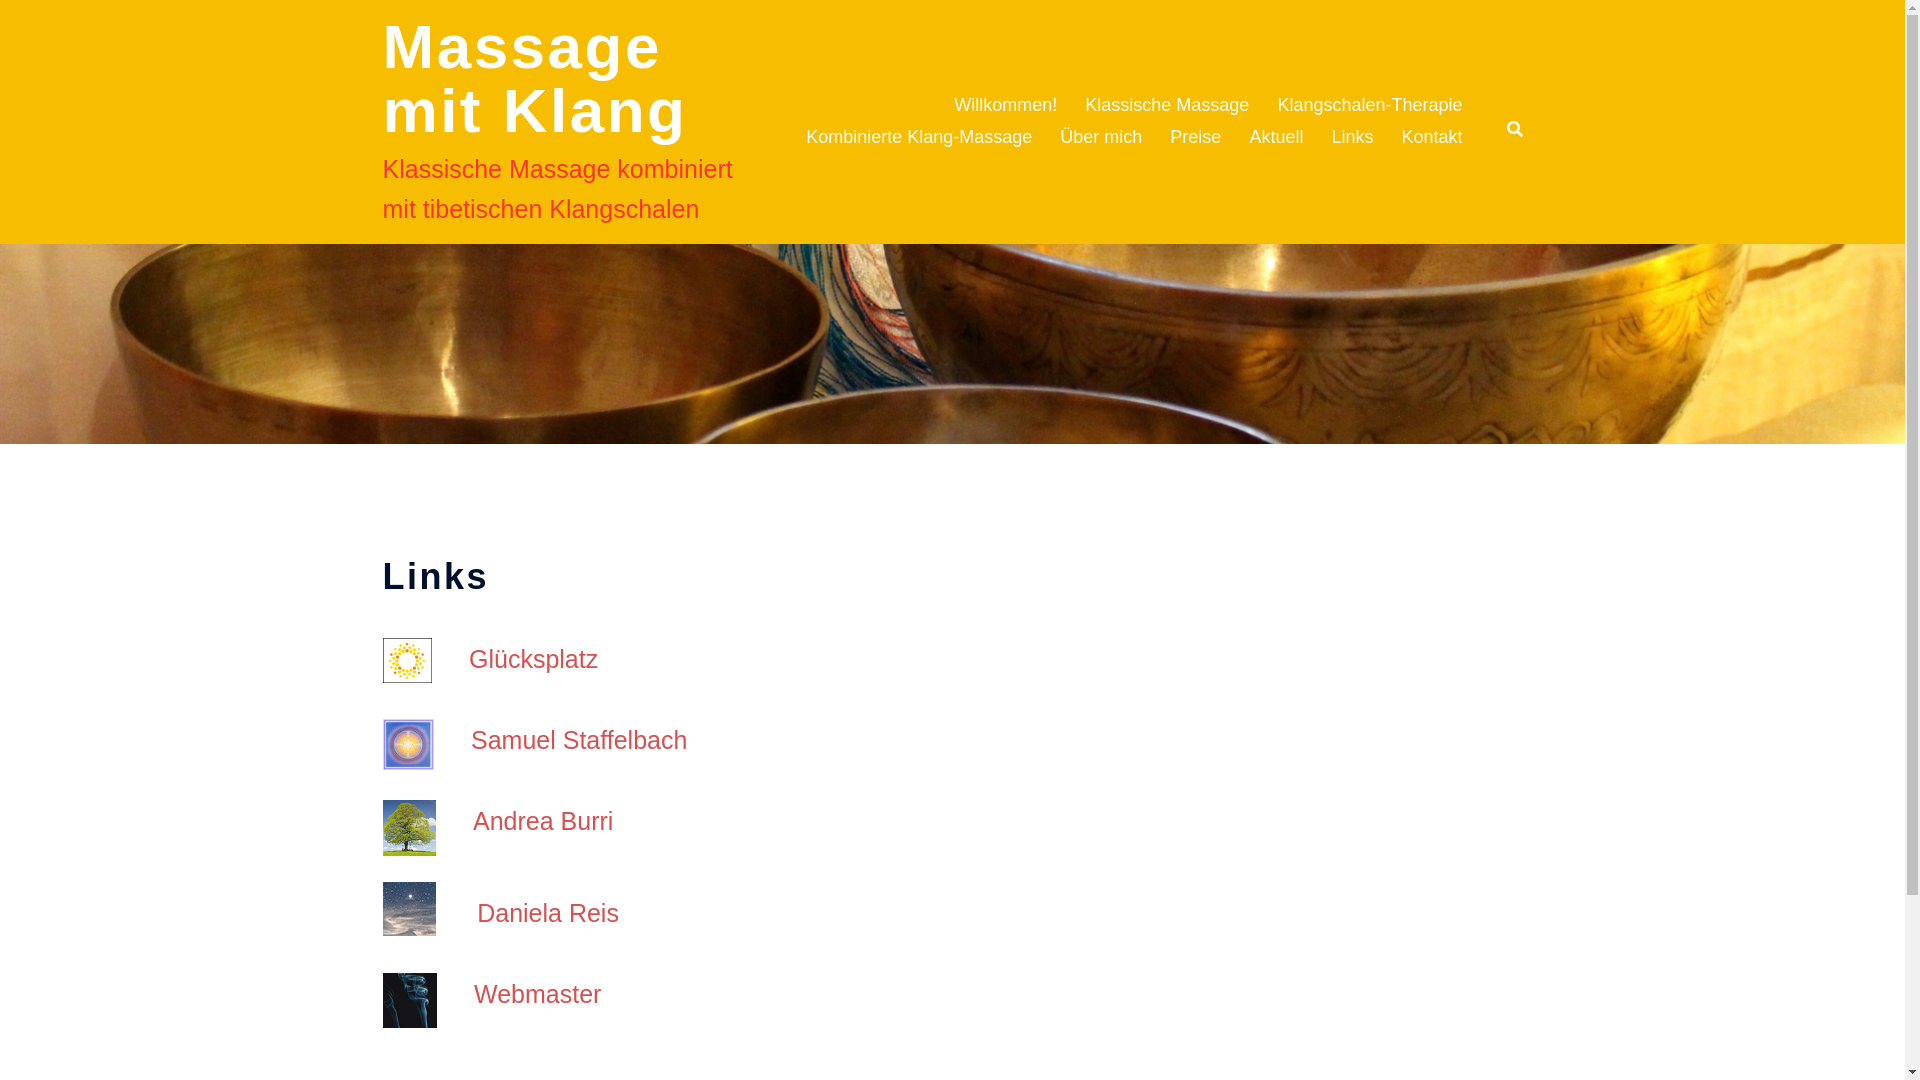 The image size is (1920, 1080). Describe the element at coordinates (469, 740) in the screenshot. I see `'Samuel Staffelbach'` at that location.